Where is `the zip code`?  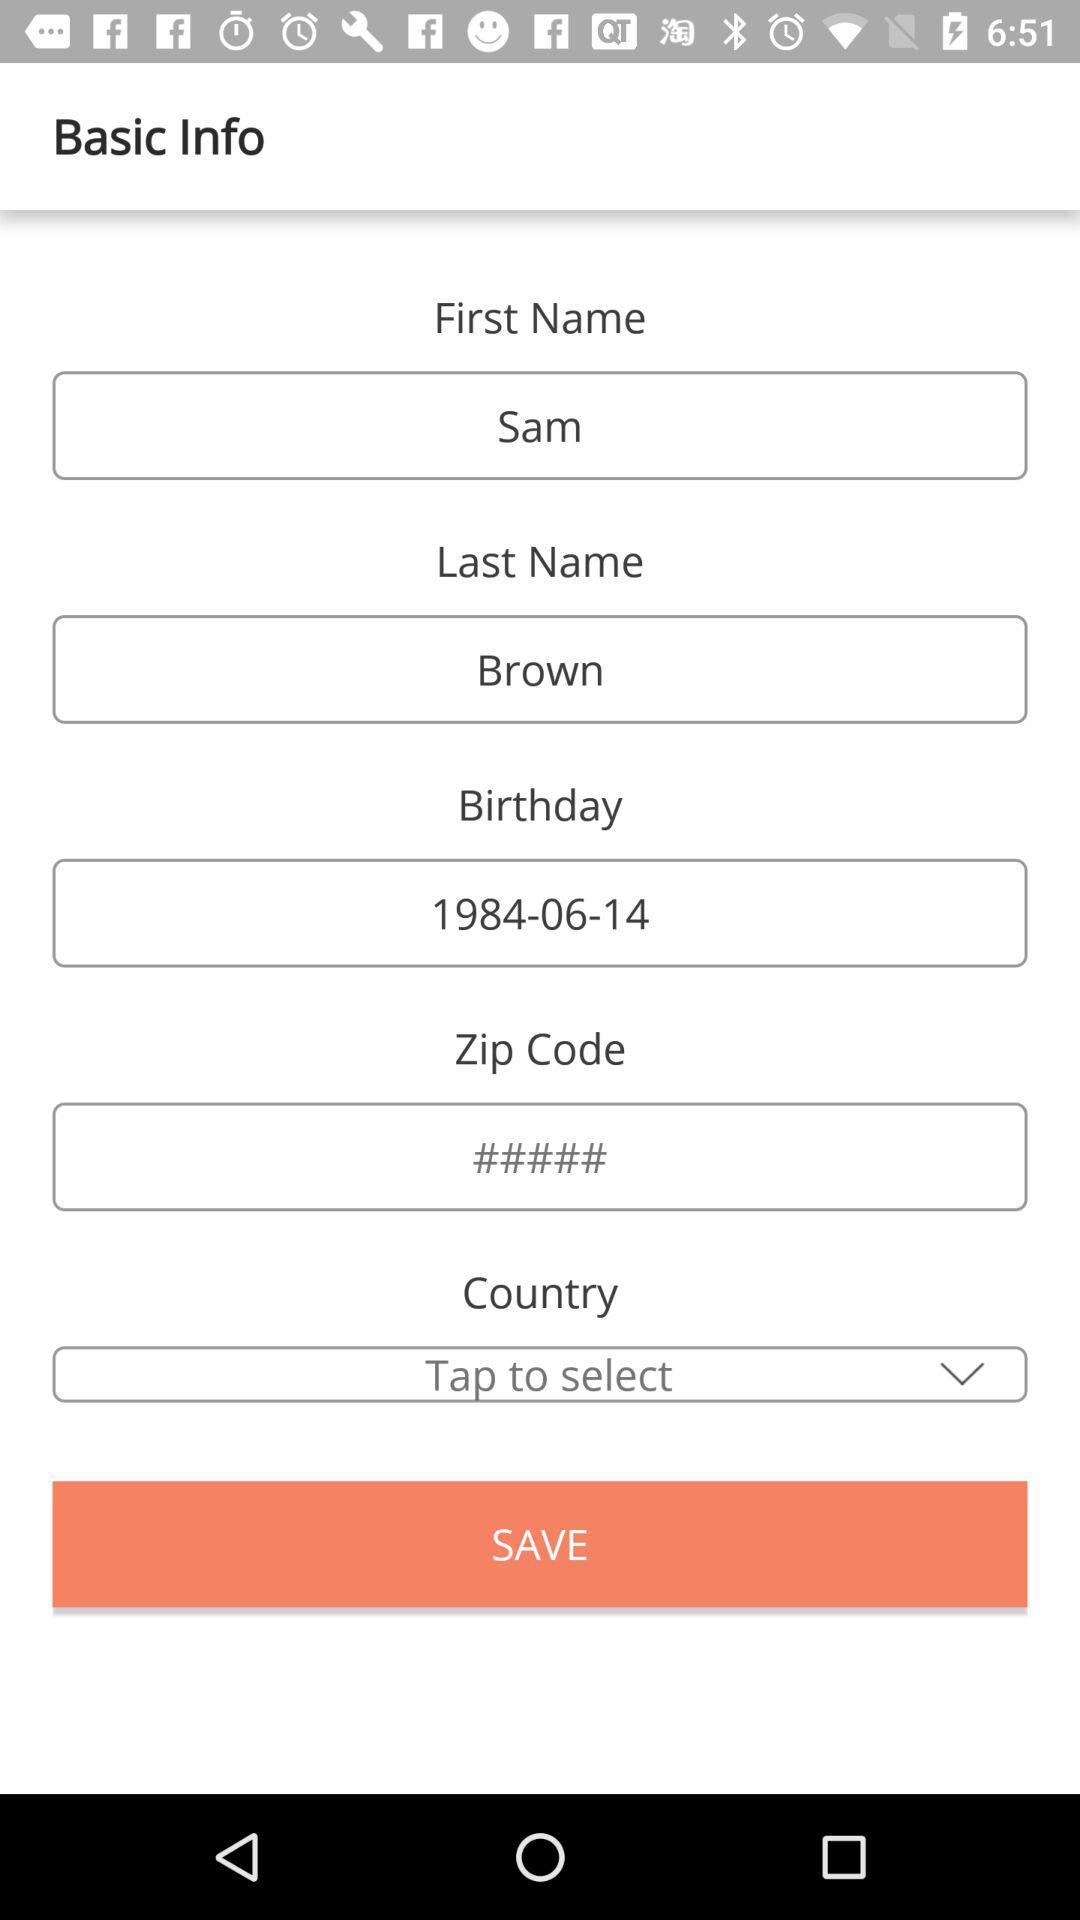 the zip code is located at coordinates (540, 1156).